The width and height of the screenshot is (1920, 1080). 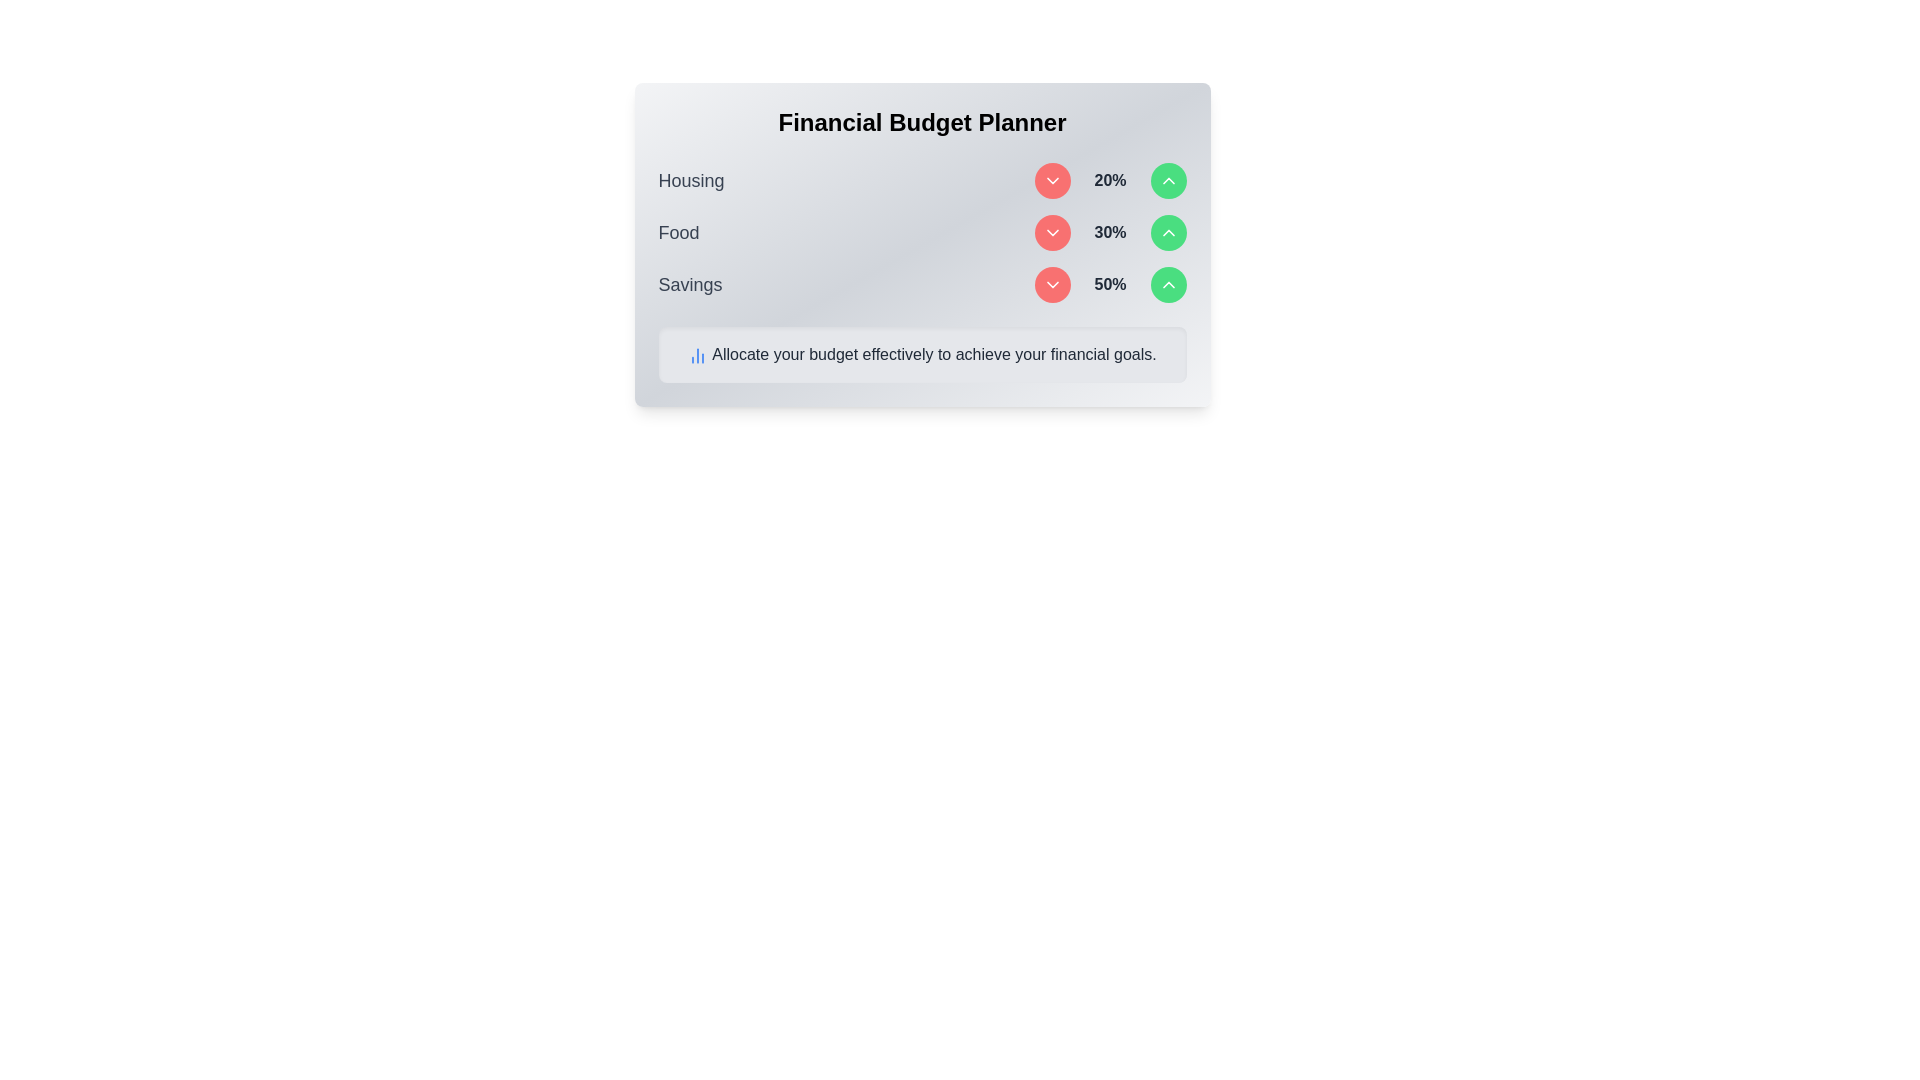 What do you see at coordinates (1051, 285) in the screenshot?
I see `the decrement button for adjusting the budget percentage of the Savings category to change its background color` at bounding box center [1051, 285].